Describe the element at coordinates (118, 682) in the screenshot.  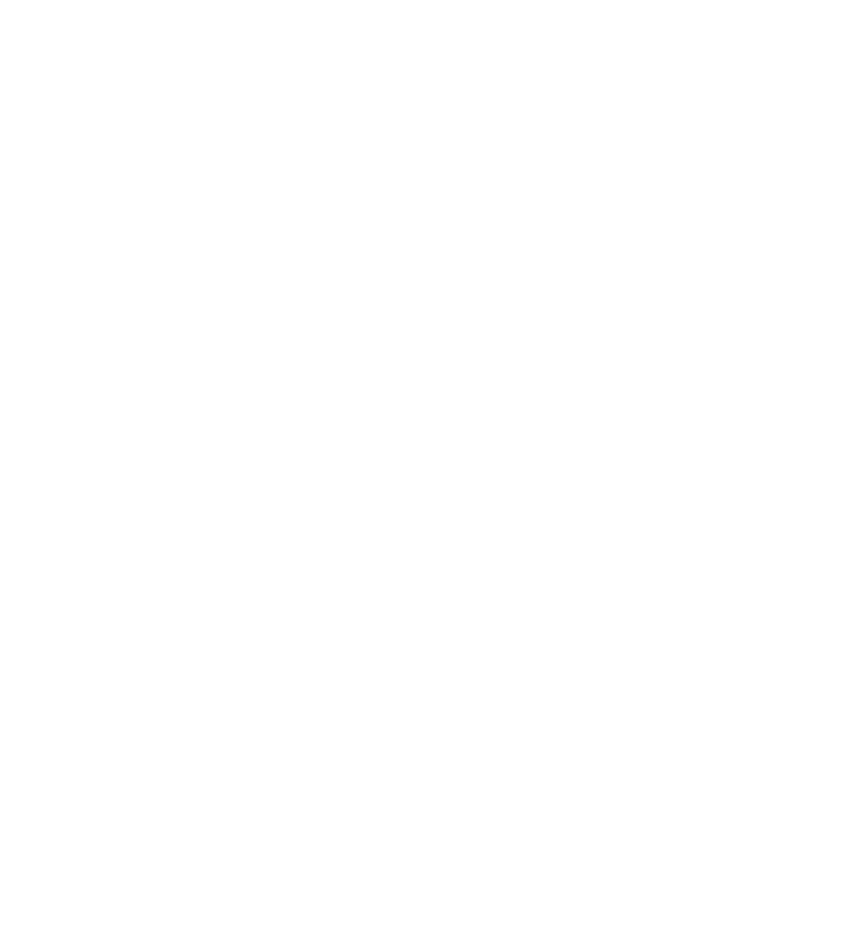
I see `'Think Like An Attacker - A Dark Reading November 16 Event'` at that location.